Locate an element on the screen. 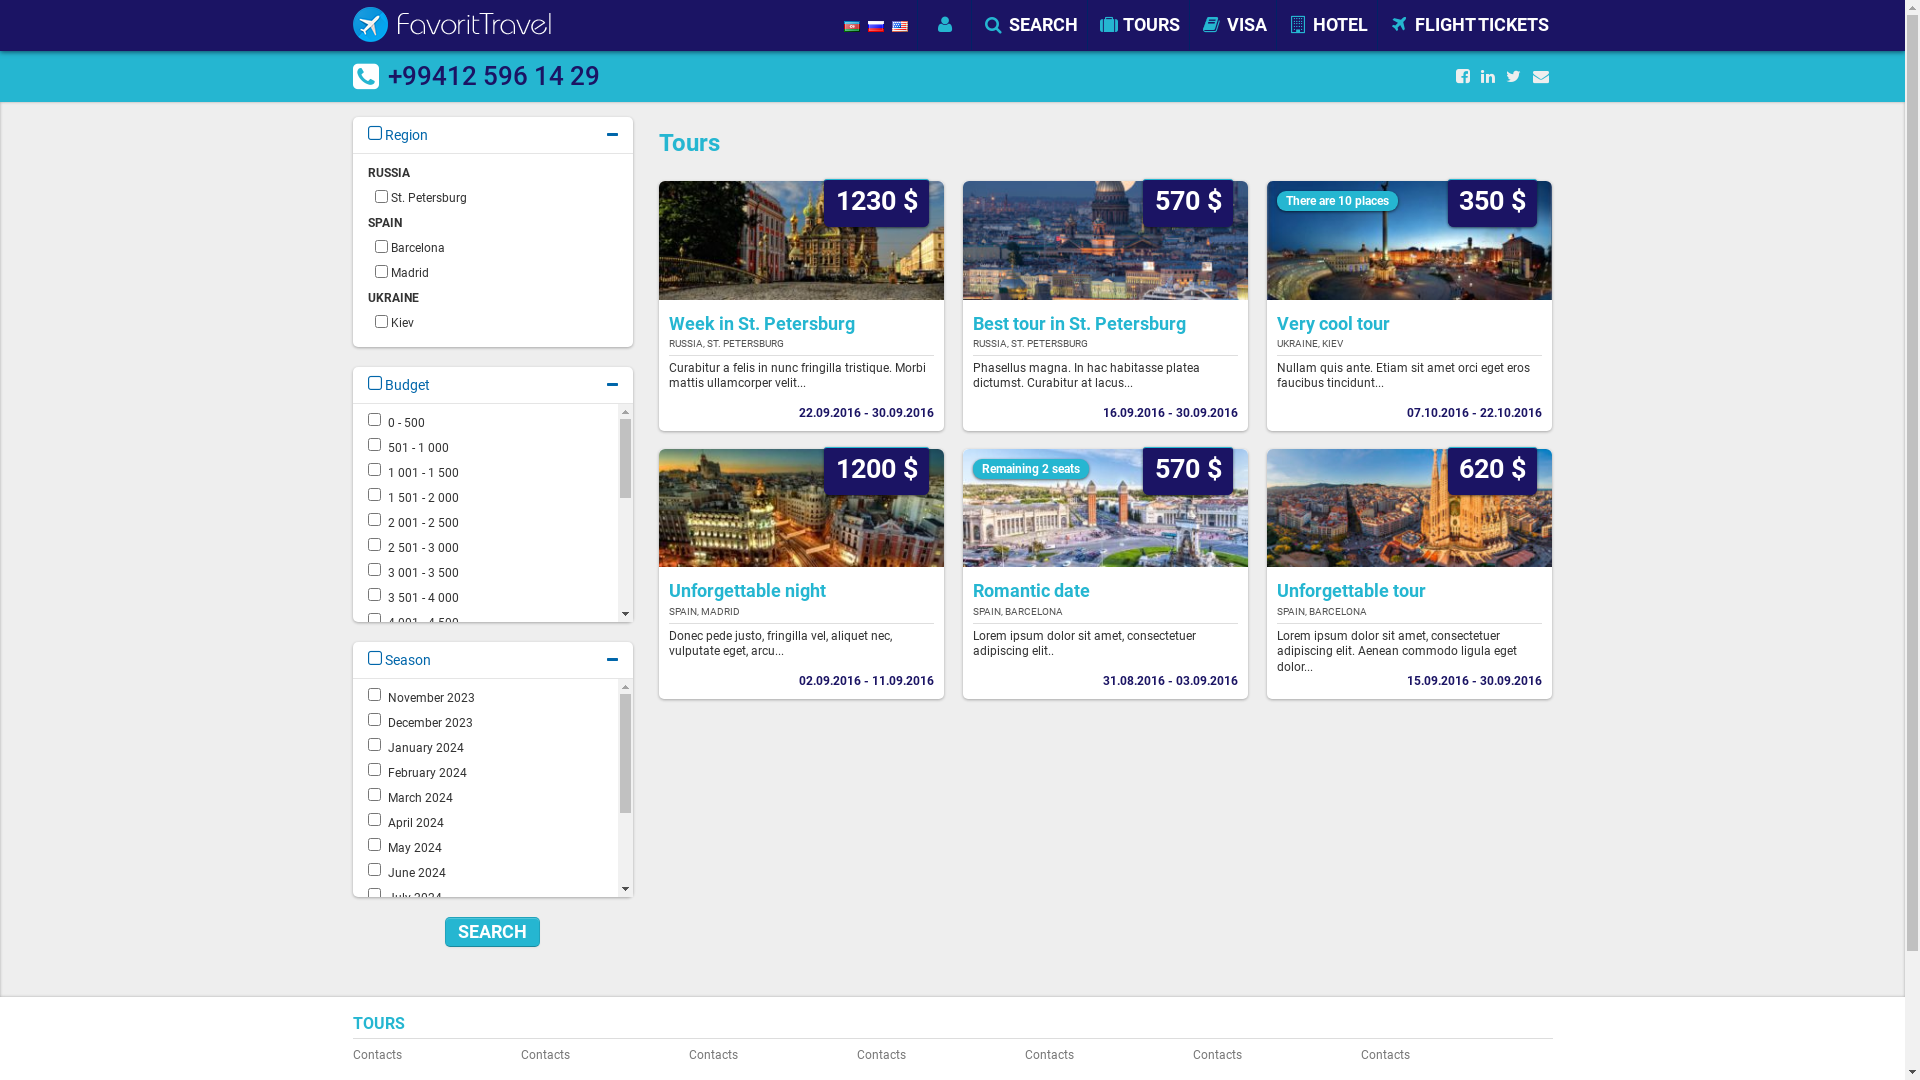 The height and width of the screenshot is (1080, 1920). 'SEARCH' is located at coordinates (1030, 24).